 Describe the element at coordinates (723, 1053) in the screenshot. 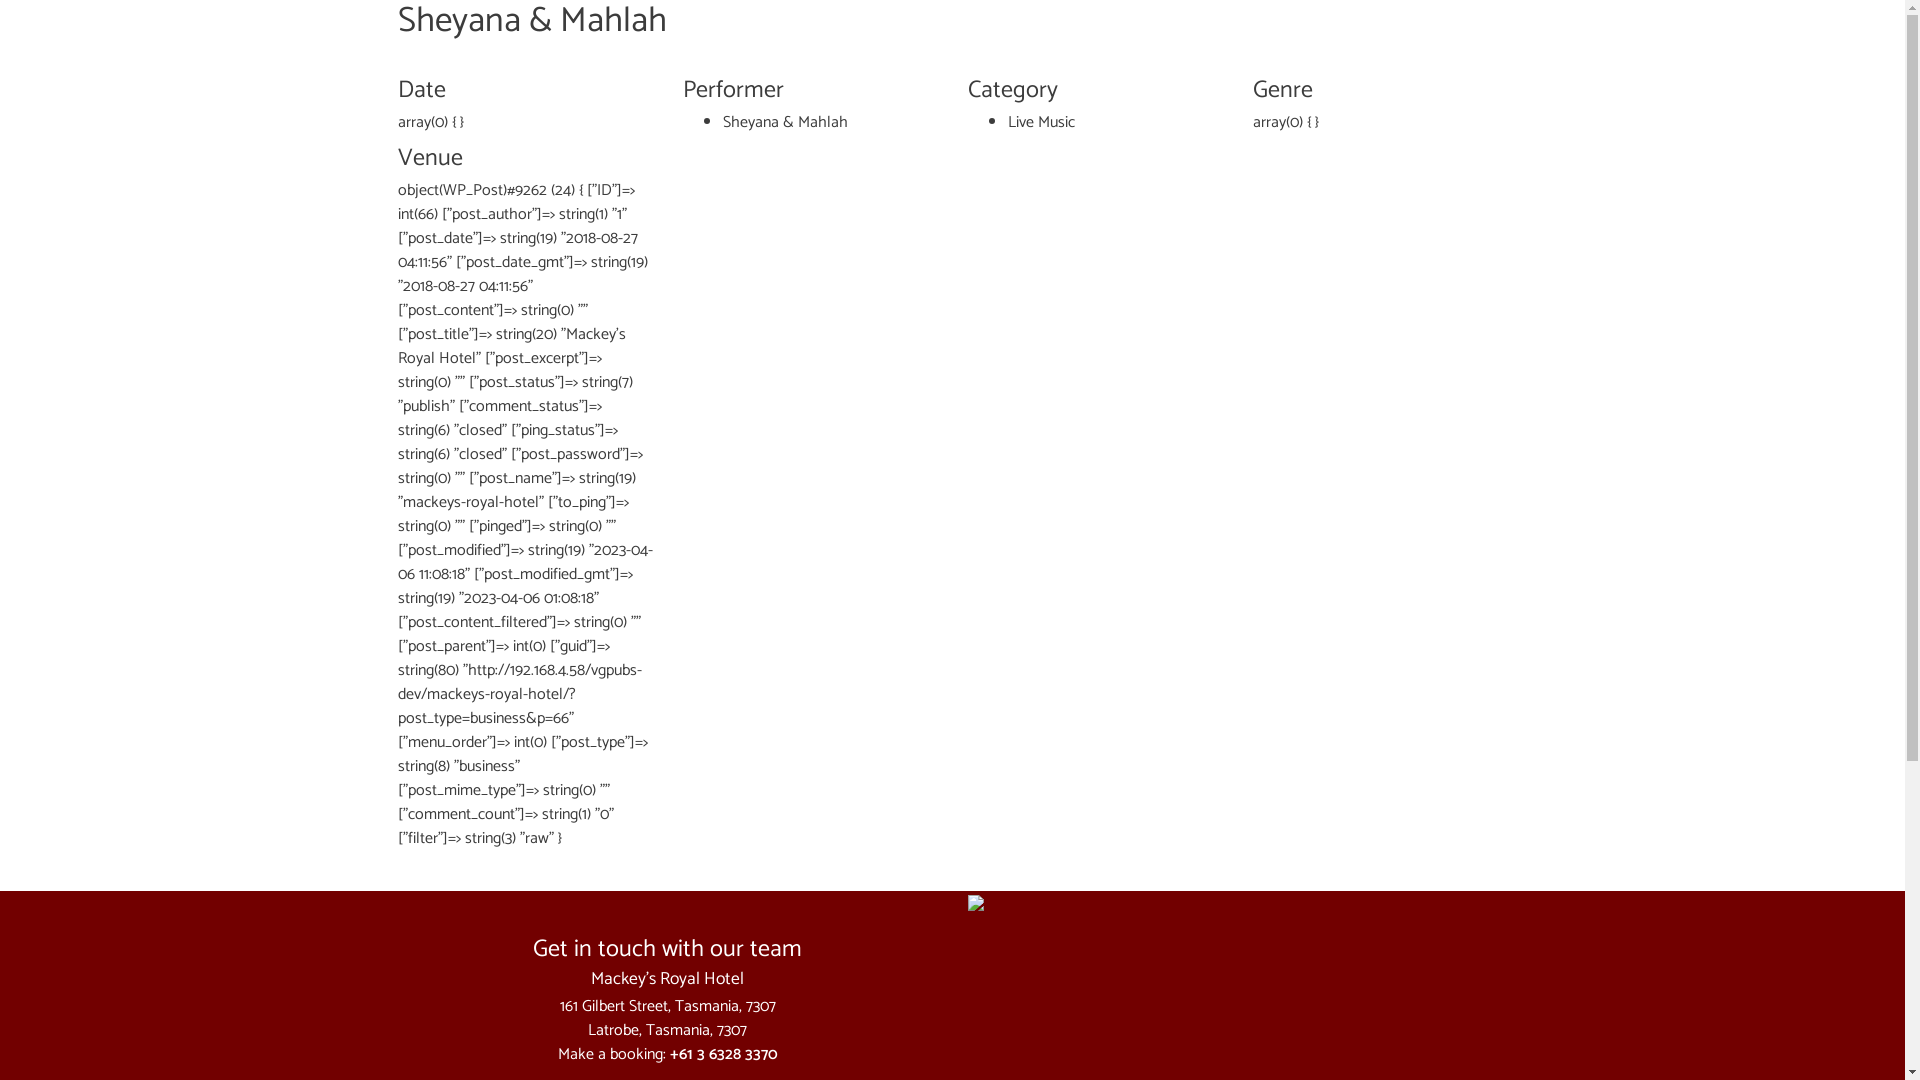

I see `'+61 3 6328 3370'` at that location.